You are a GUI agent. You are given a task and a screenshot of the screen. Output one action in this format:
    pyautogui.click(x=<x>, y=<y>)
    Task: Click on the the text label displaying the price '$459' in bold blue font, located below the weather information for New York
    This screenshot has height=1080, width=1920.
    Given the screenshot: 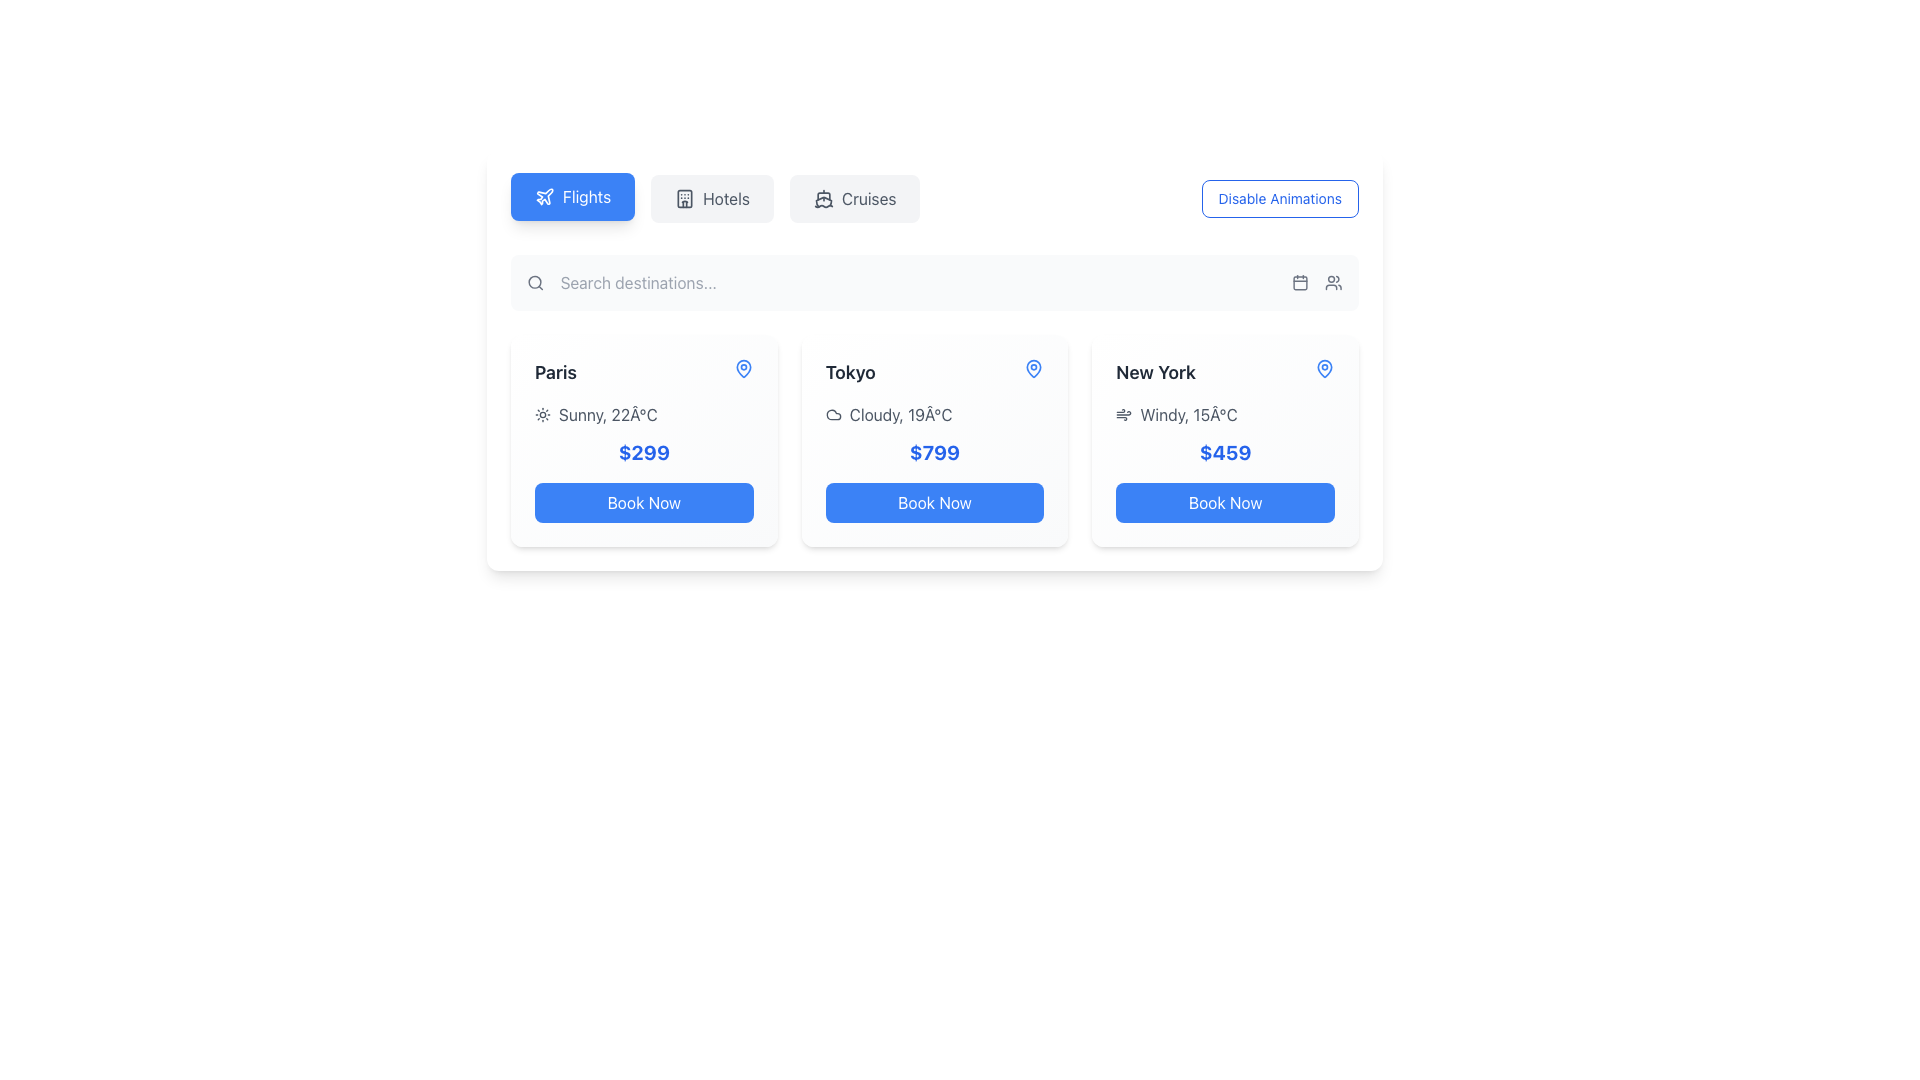 What is the action you would take?
    pyautogui.click(x=1224, y=452)
    